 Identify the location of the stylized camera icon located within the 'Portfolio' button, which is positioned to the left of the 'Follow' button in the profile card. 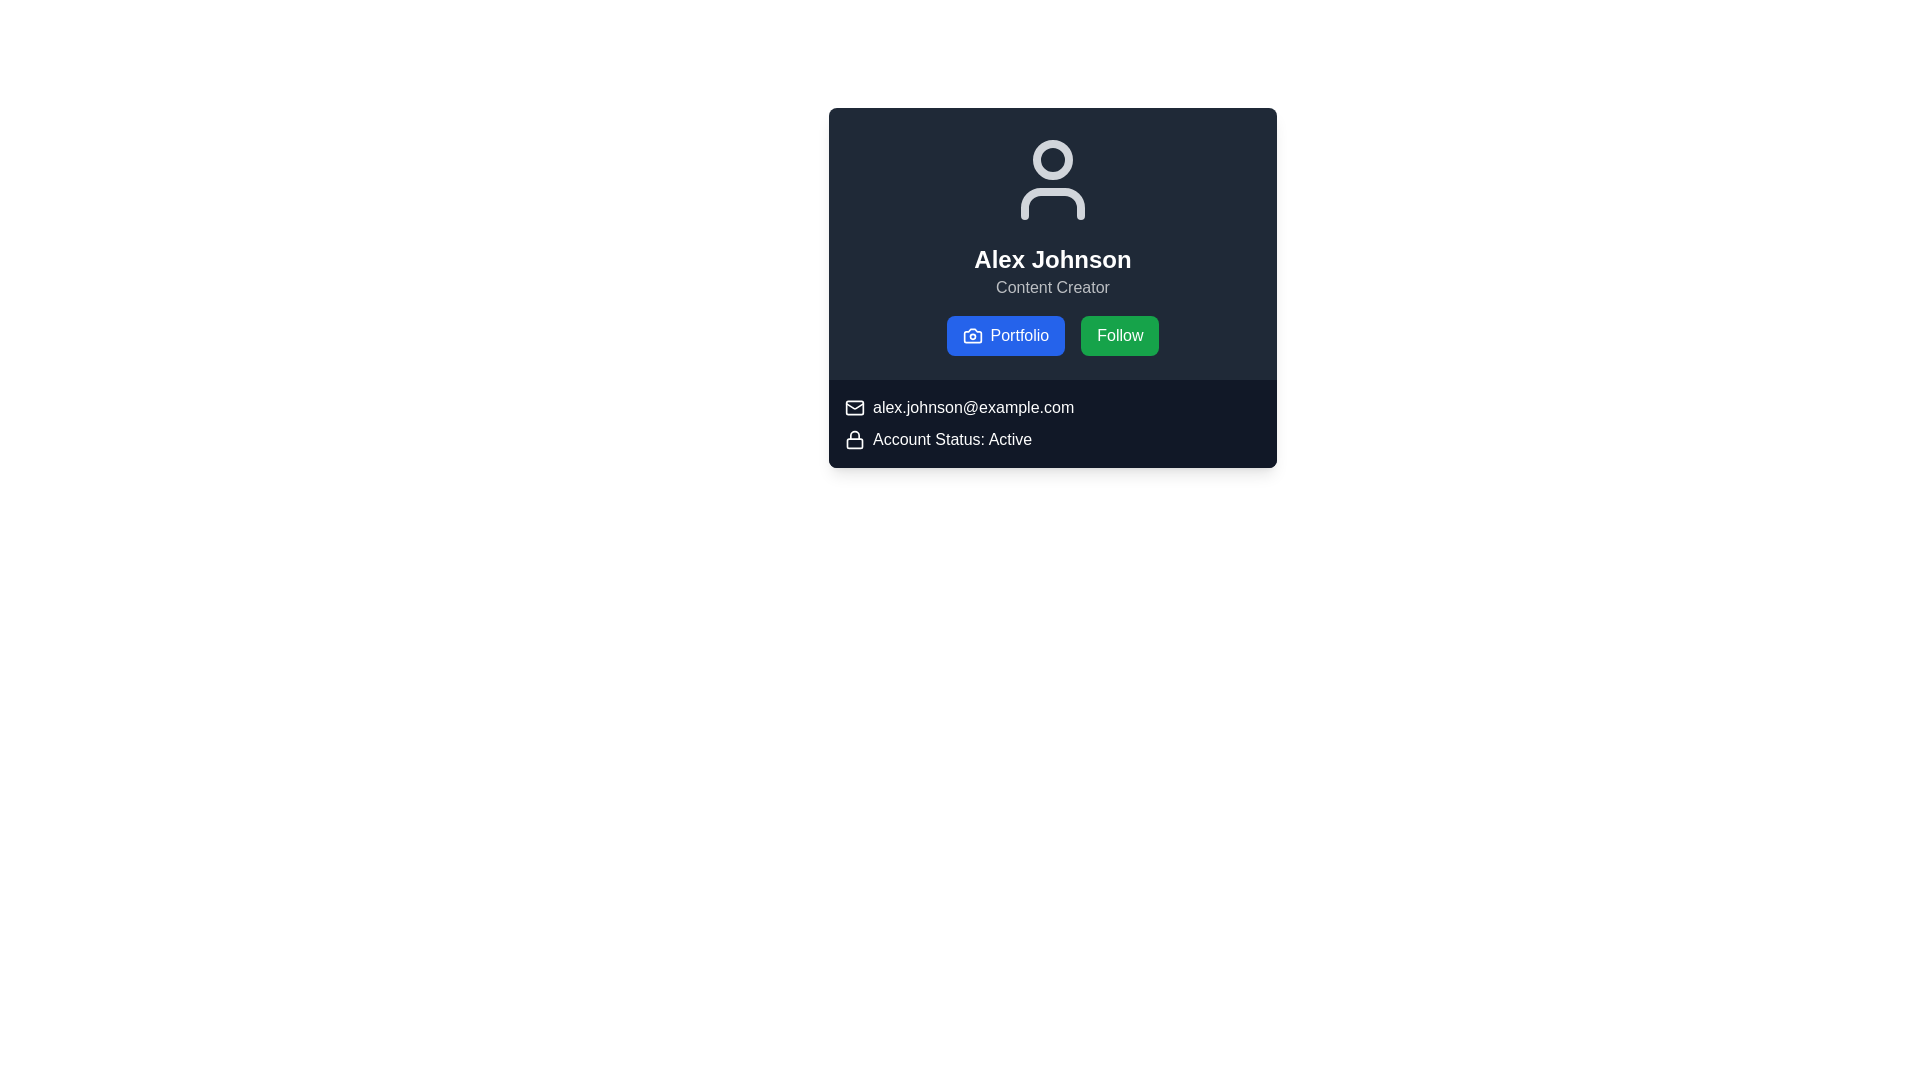
(972, 334).